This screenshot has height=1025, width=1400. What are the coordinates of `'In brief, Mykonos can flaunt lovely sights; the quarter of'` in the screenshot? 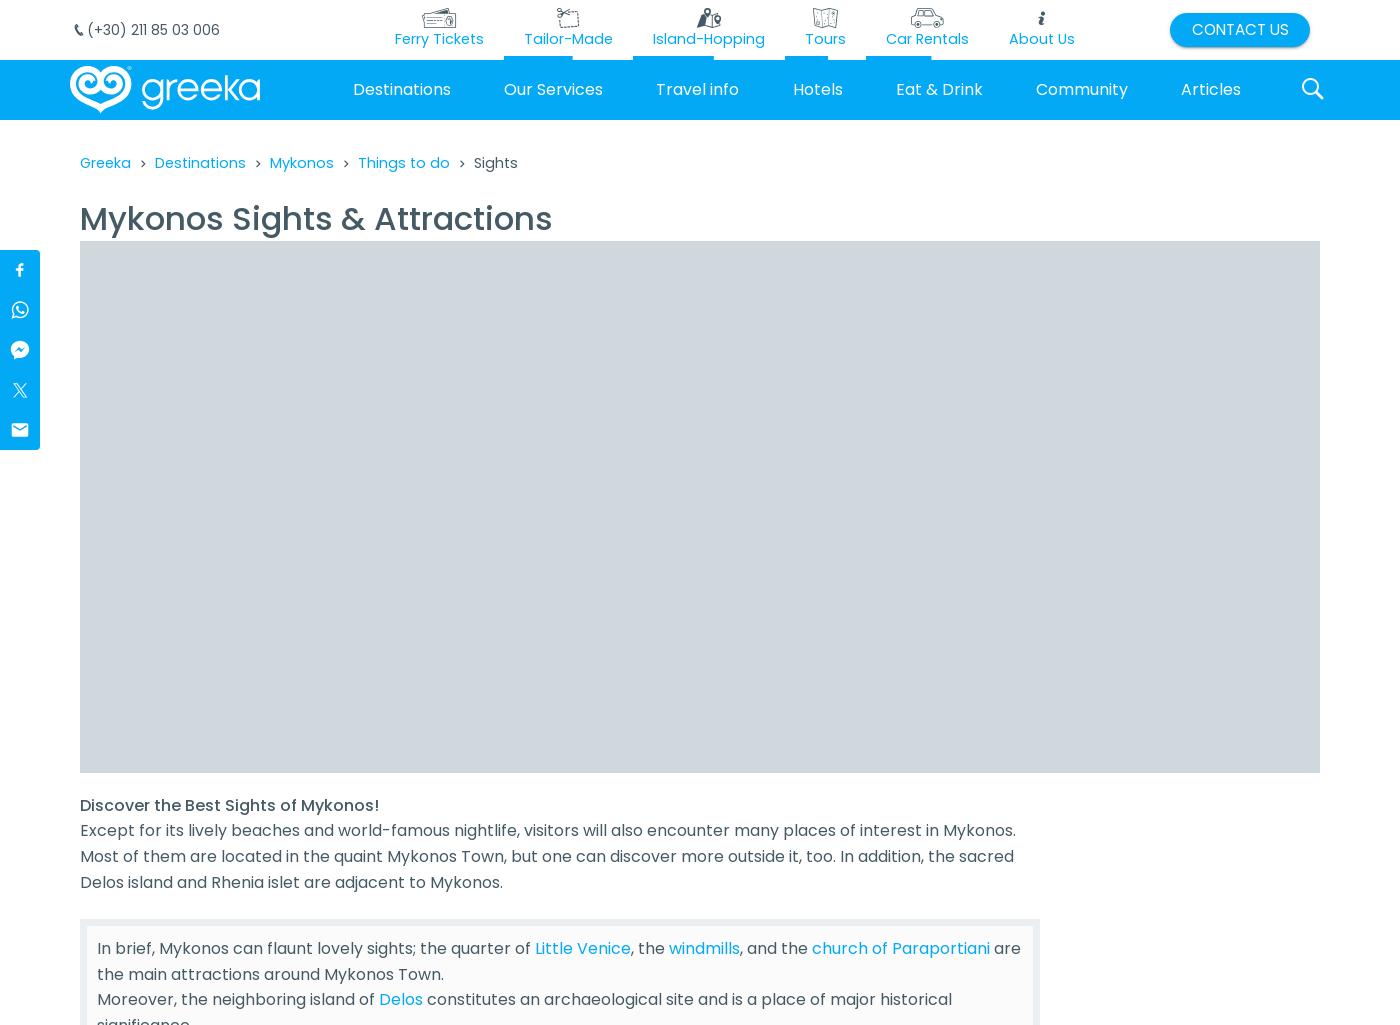 It's located at (315, 948).